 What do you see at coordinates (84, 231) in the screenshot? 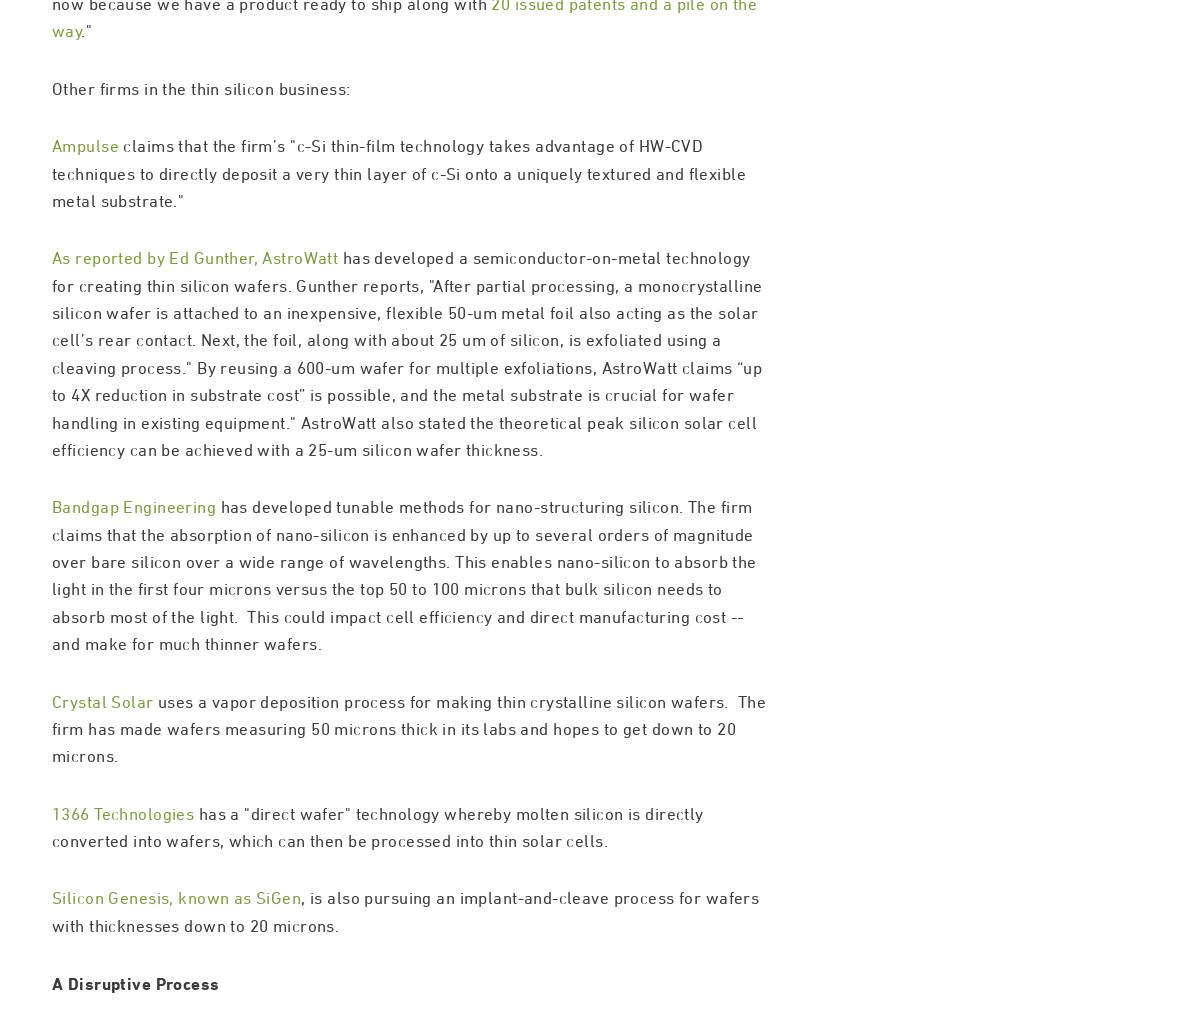
I see `'Ampulse'` at bounding box center [84, 231].